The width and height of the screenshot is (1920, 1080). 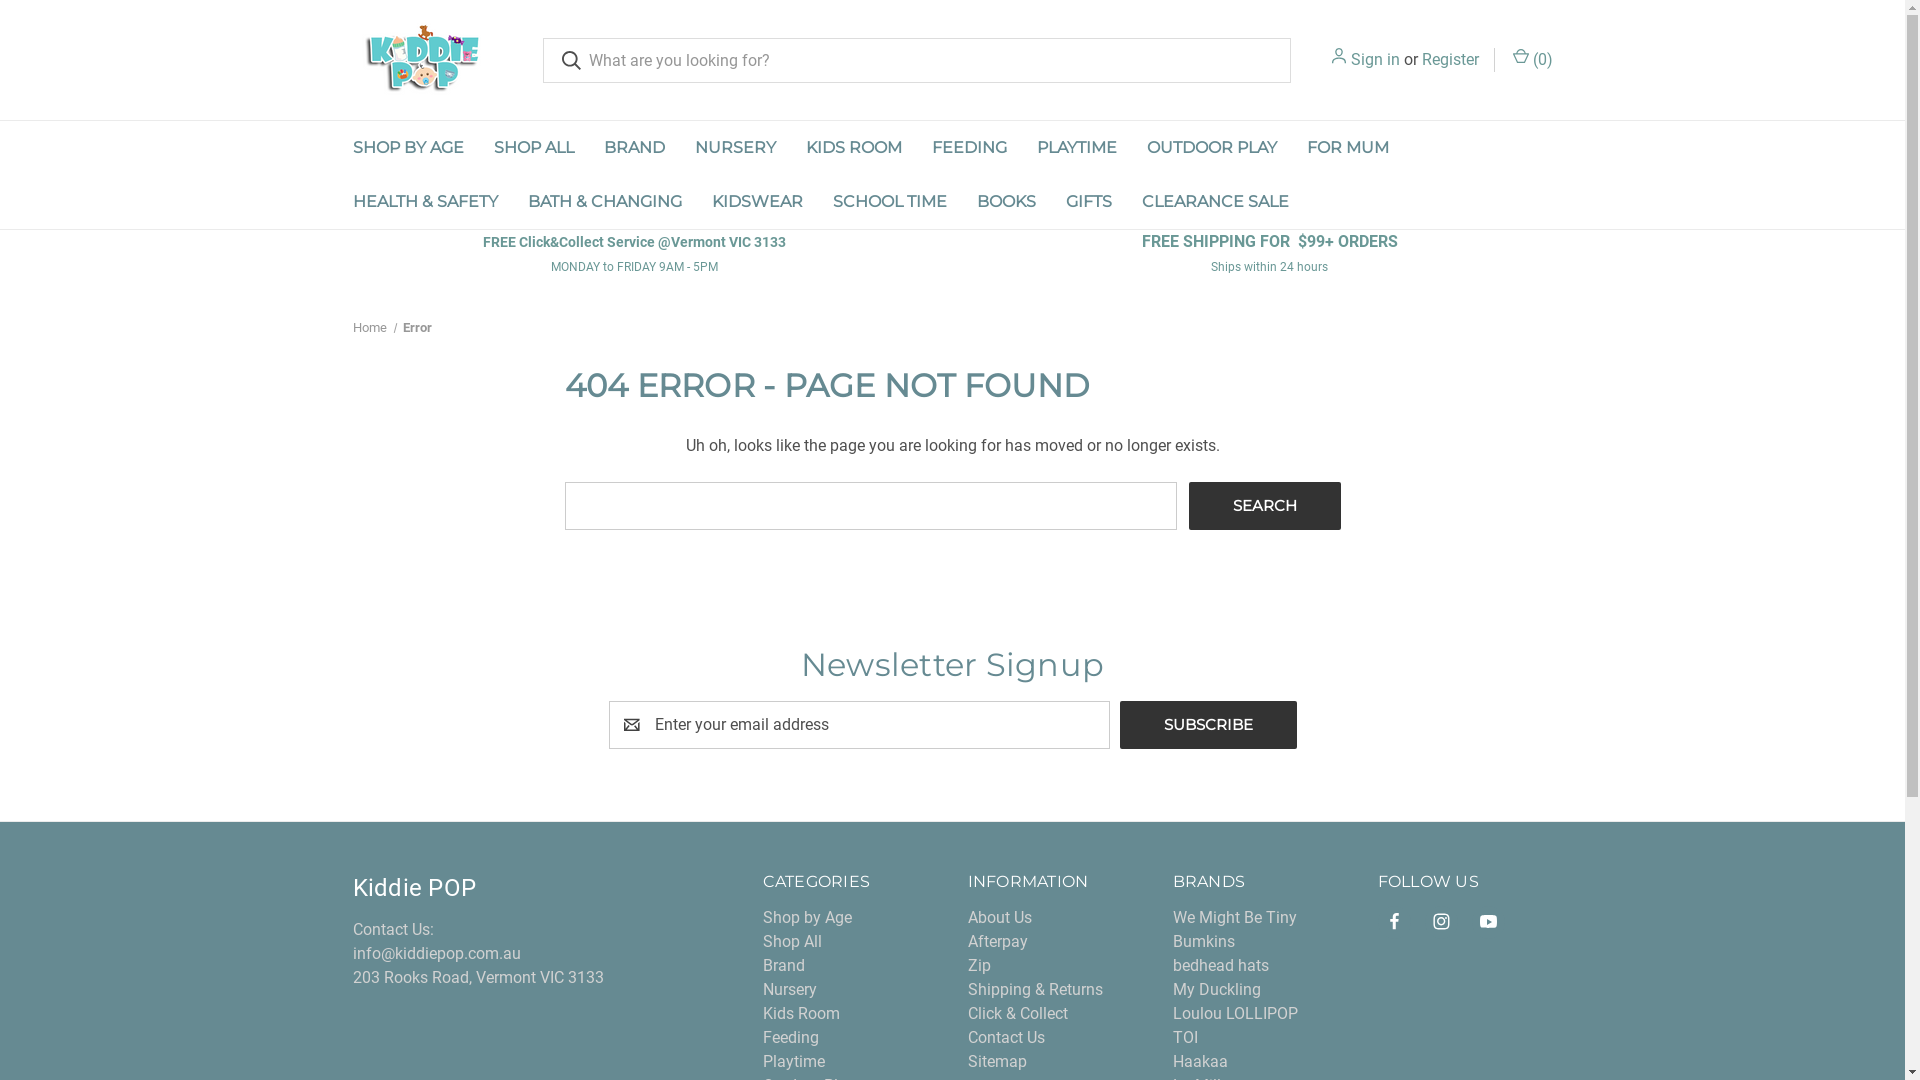 I want to click on 'Playtime', so click(x=792, y=1060).